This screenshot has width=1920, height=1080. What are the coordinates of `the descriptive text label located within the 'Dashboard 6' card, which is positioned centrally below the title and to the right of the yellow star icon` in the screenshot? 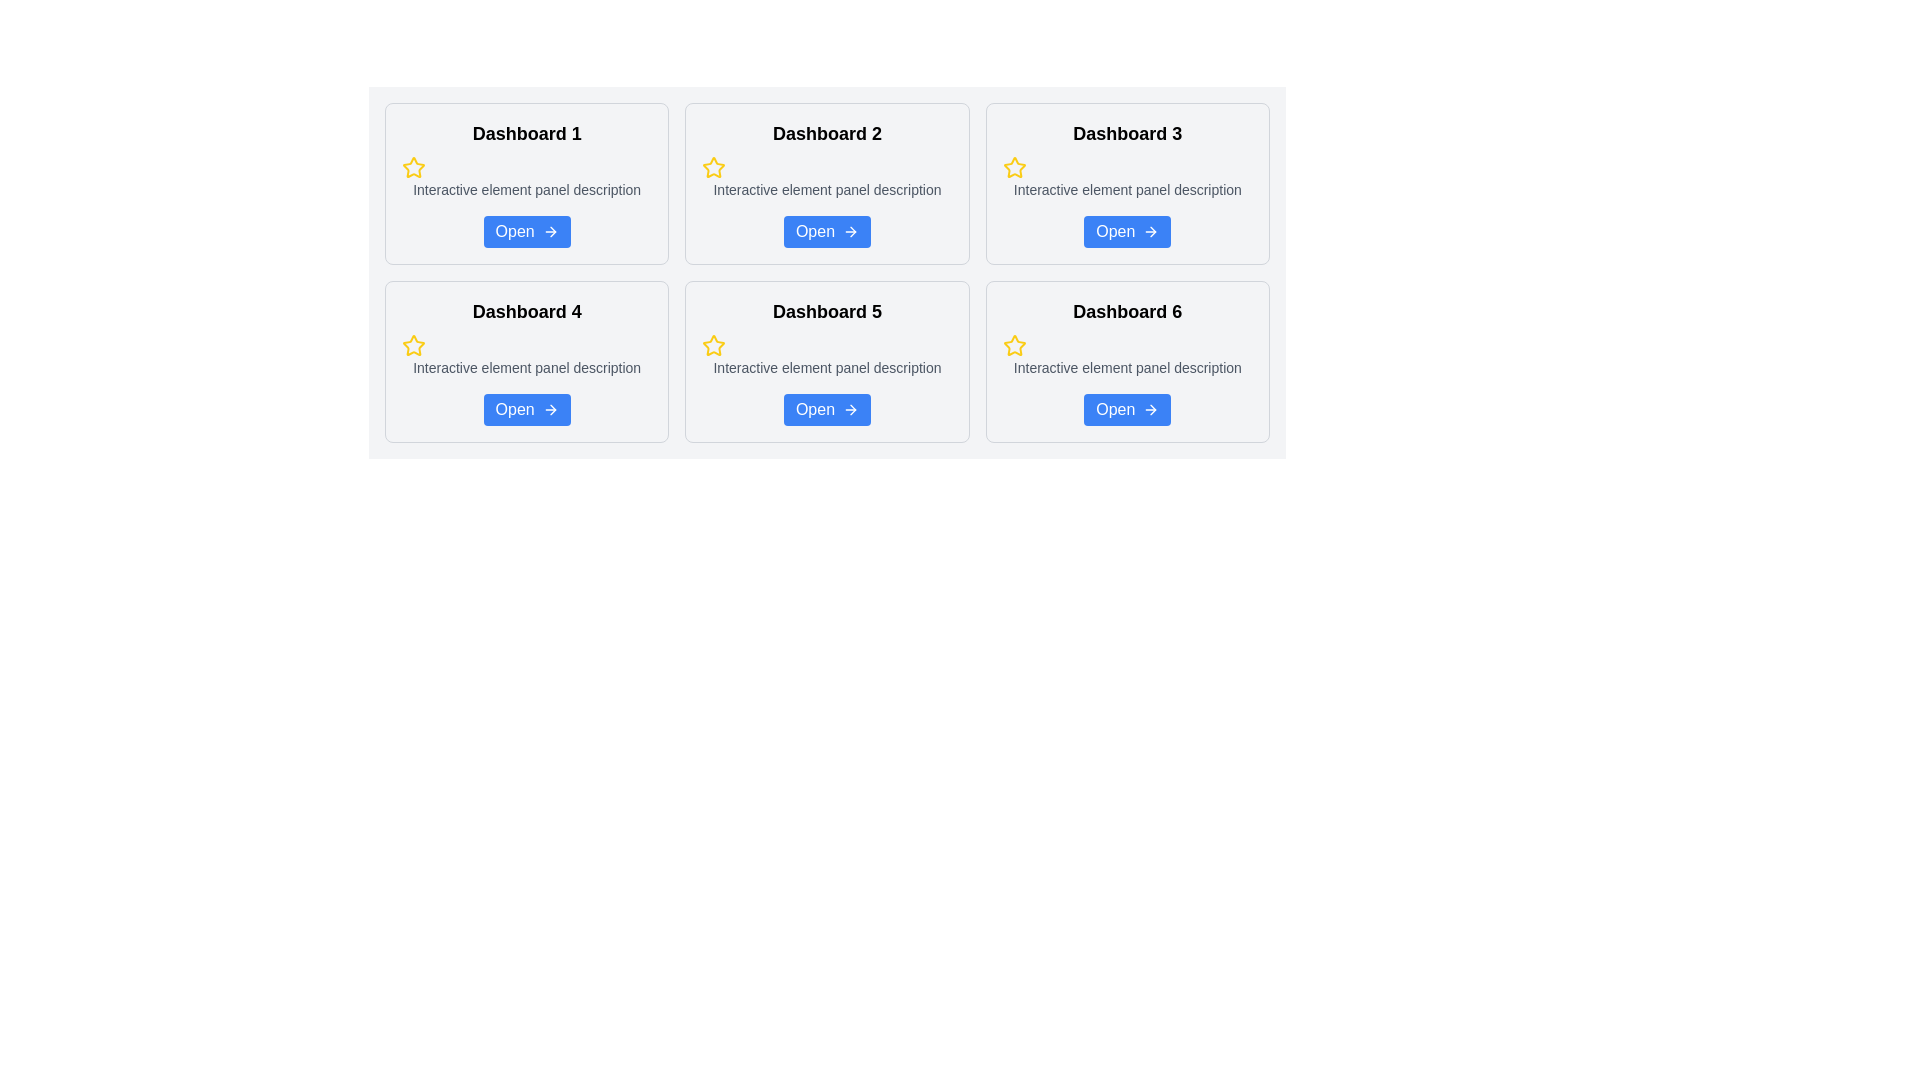 It's located at (1127, 367).